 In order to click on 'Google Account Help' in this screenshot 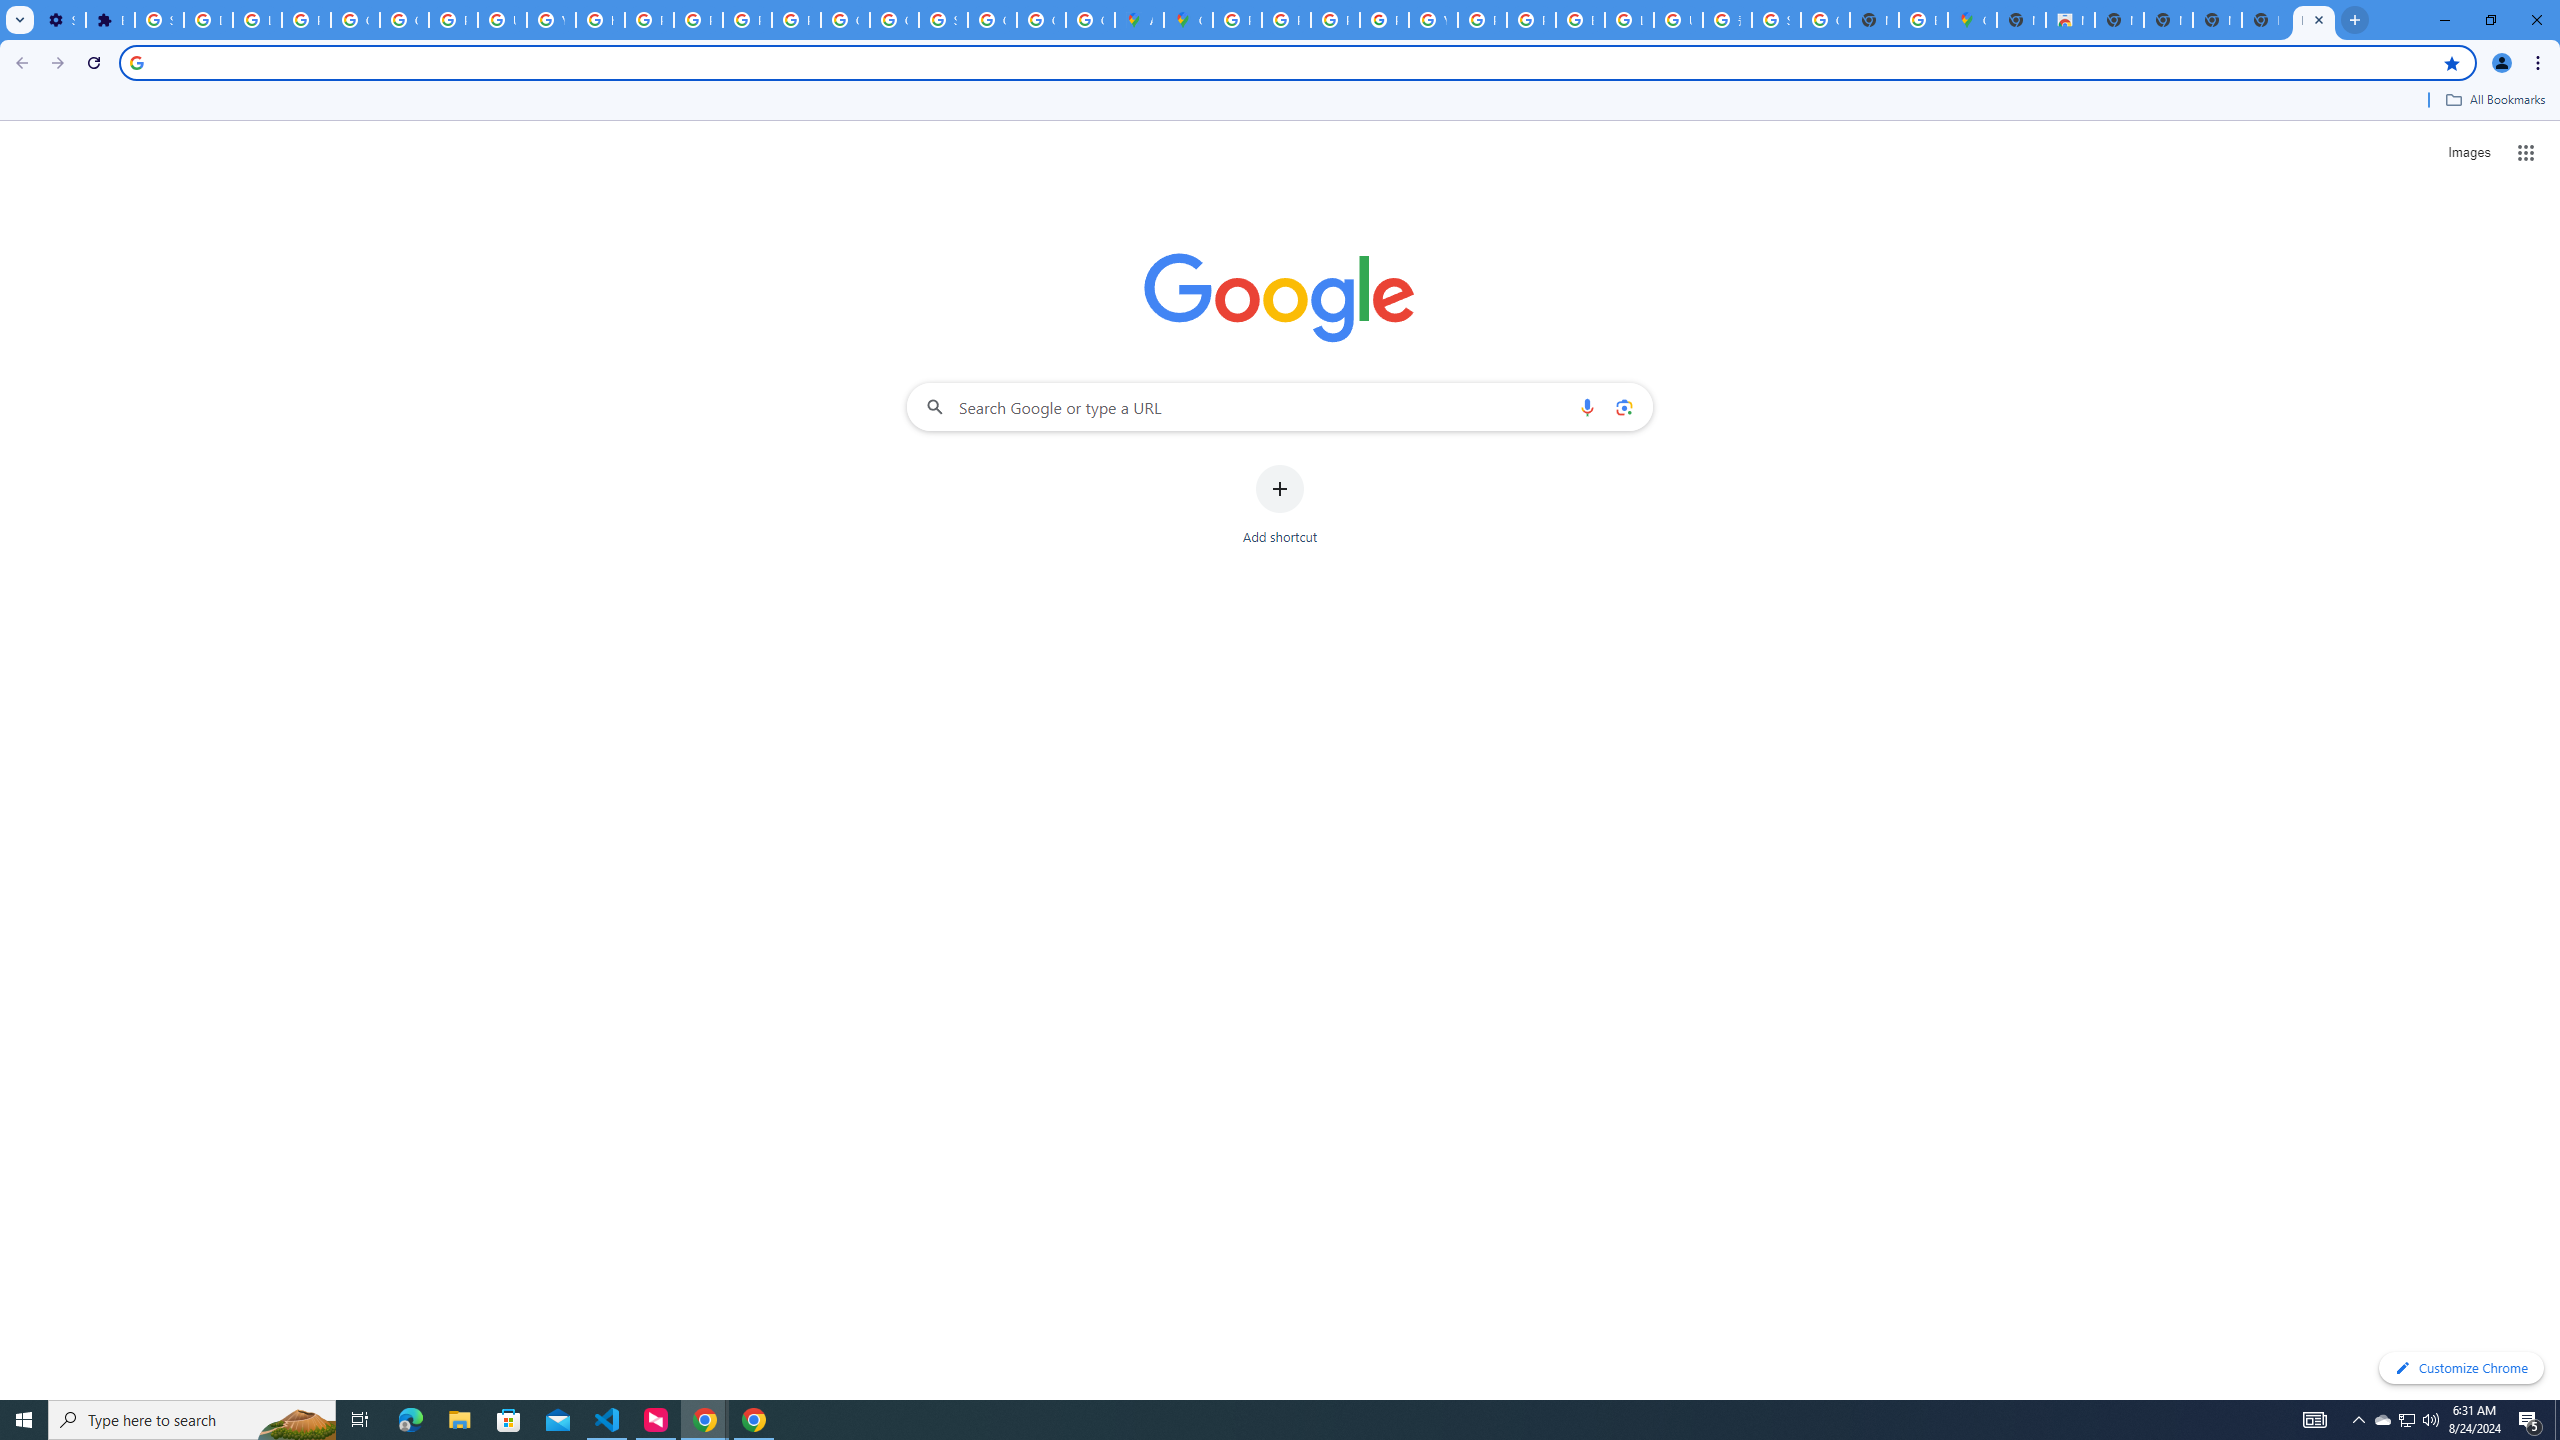, I will do `click(403, 19)`.